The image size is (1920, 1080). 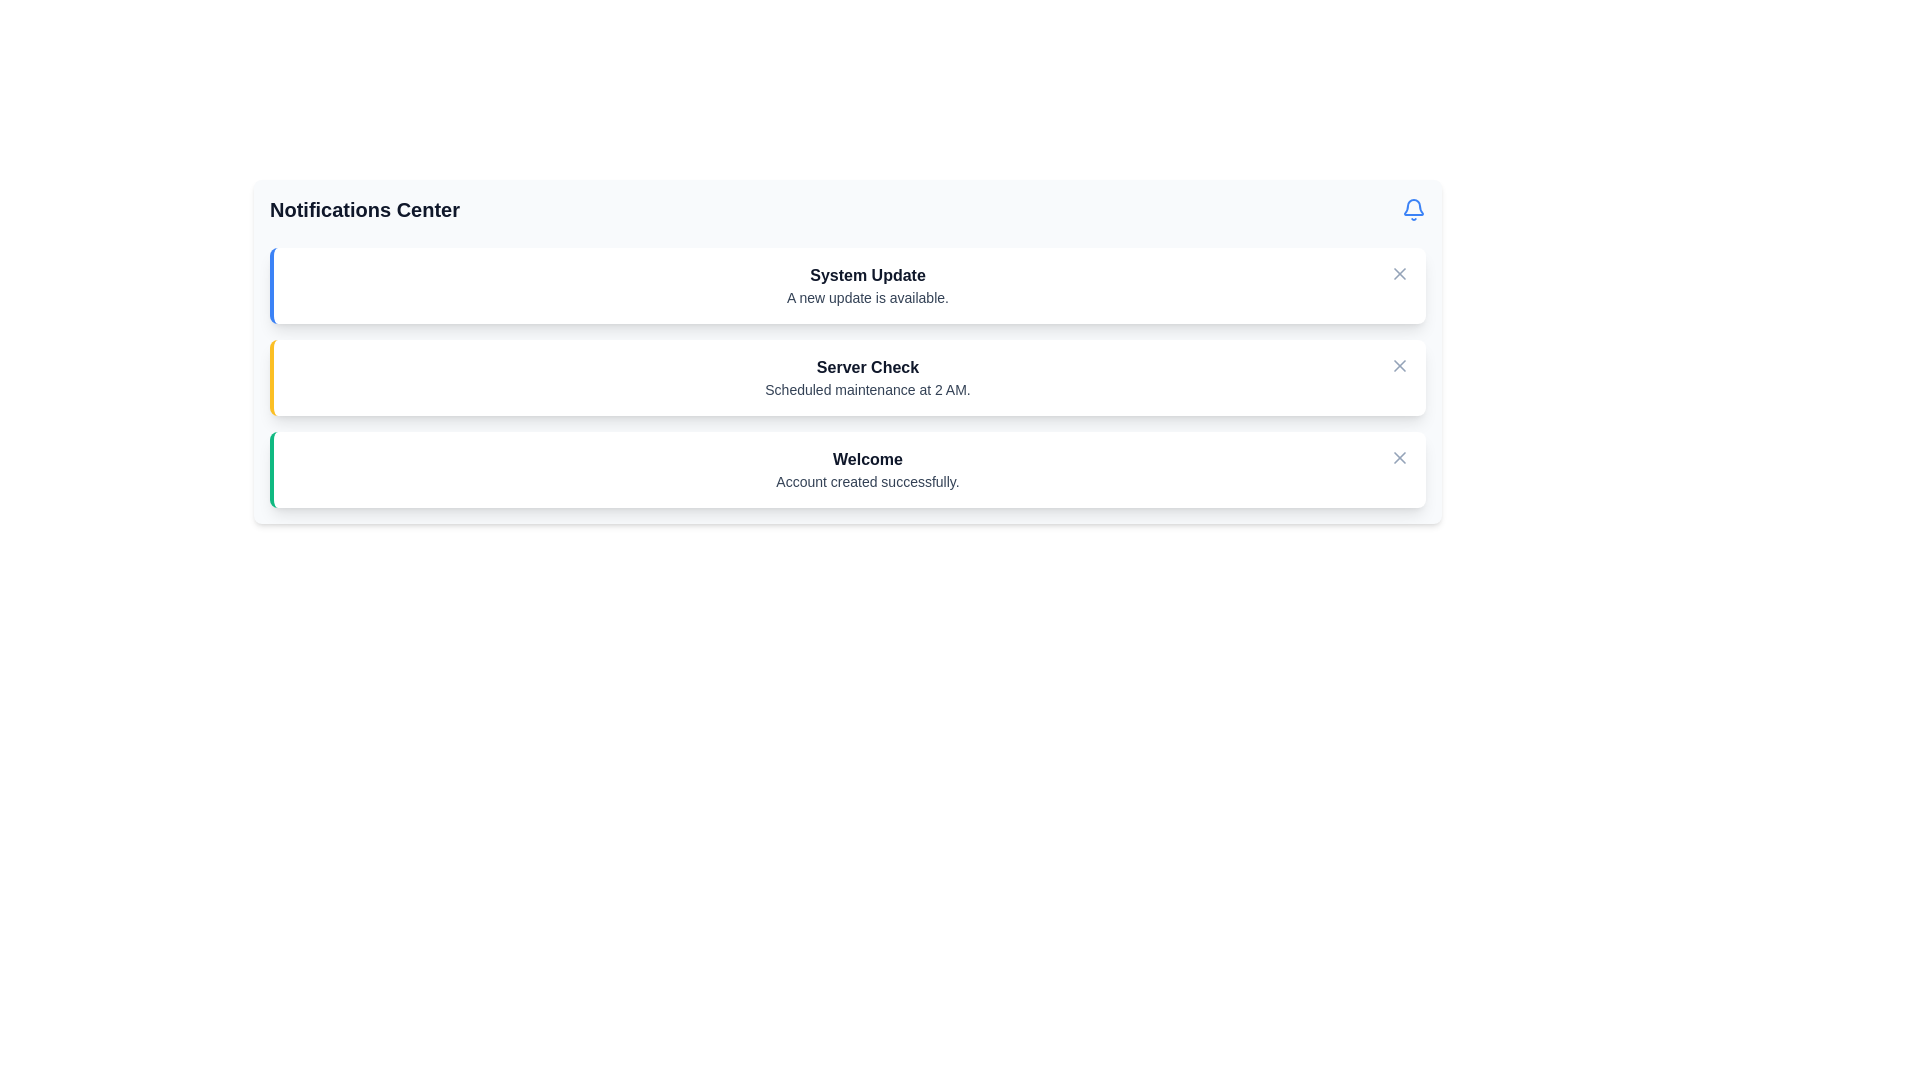 I want to click on title of the second notification in the Notifications Center, which summarizes the content of the notification, so click(x=868, y=367).